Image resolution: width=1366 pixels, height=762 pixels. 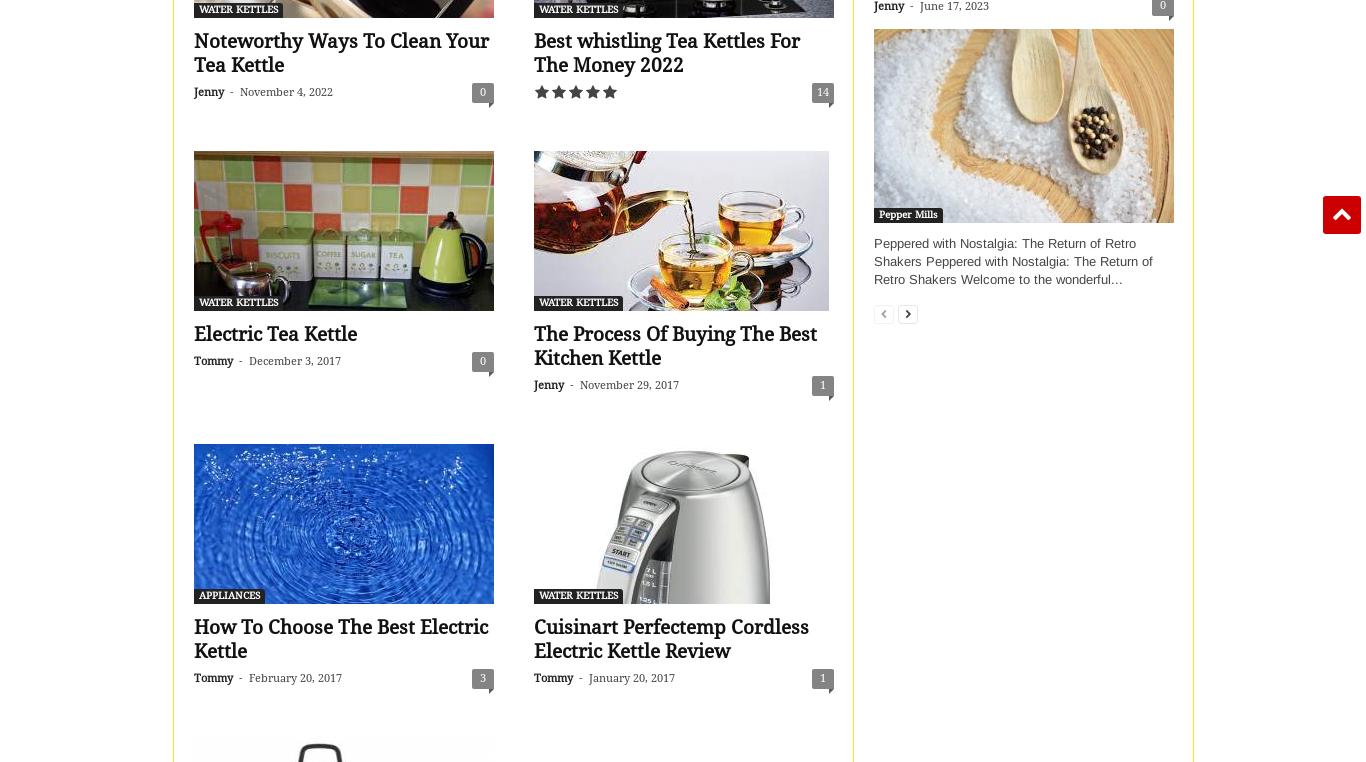 What do you see at coordinates (815, 92) in the screenshot?
I see `'14'` at bounding box center [815, 92].